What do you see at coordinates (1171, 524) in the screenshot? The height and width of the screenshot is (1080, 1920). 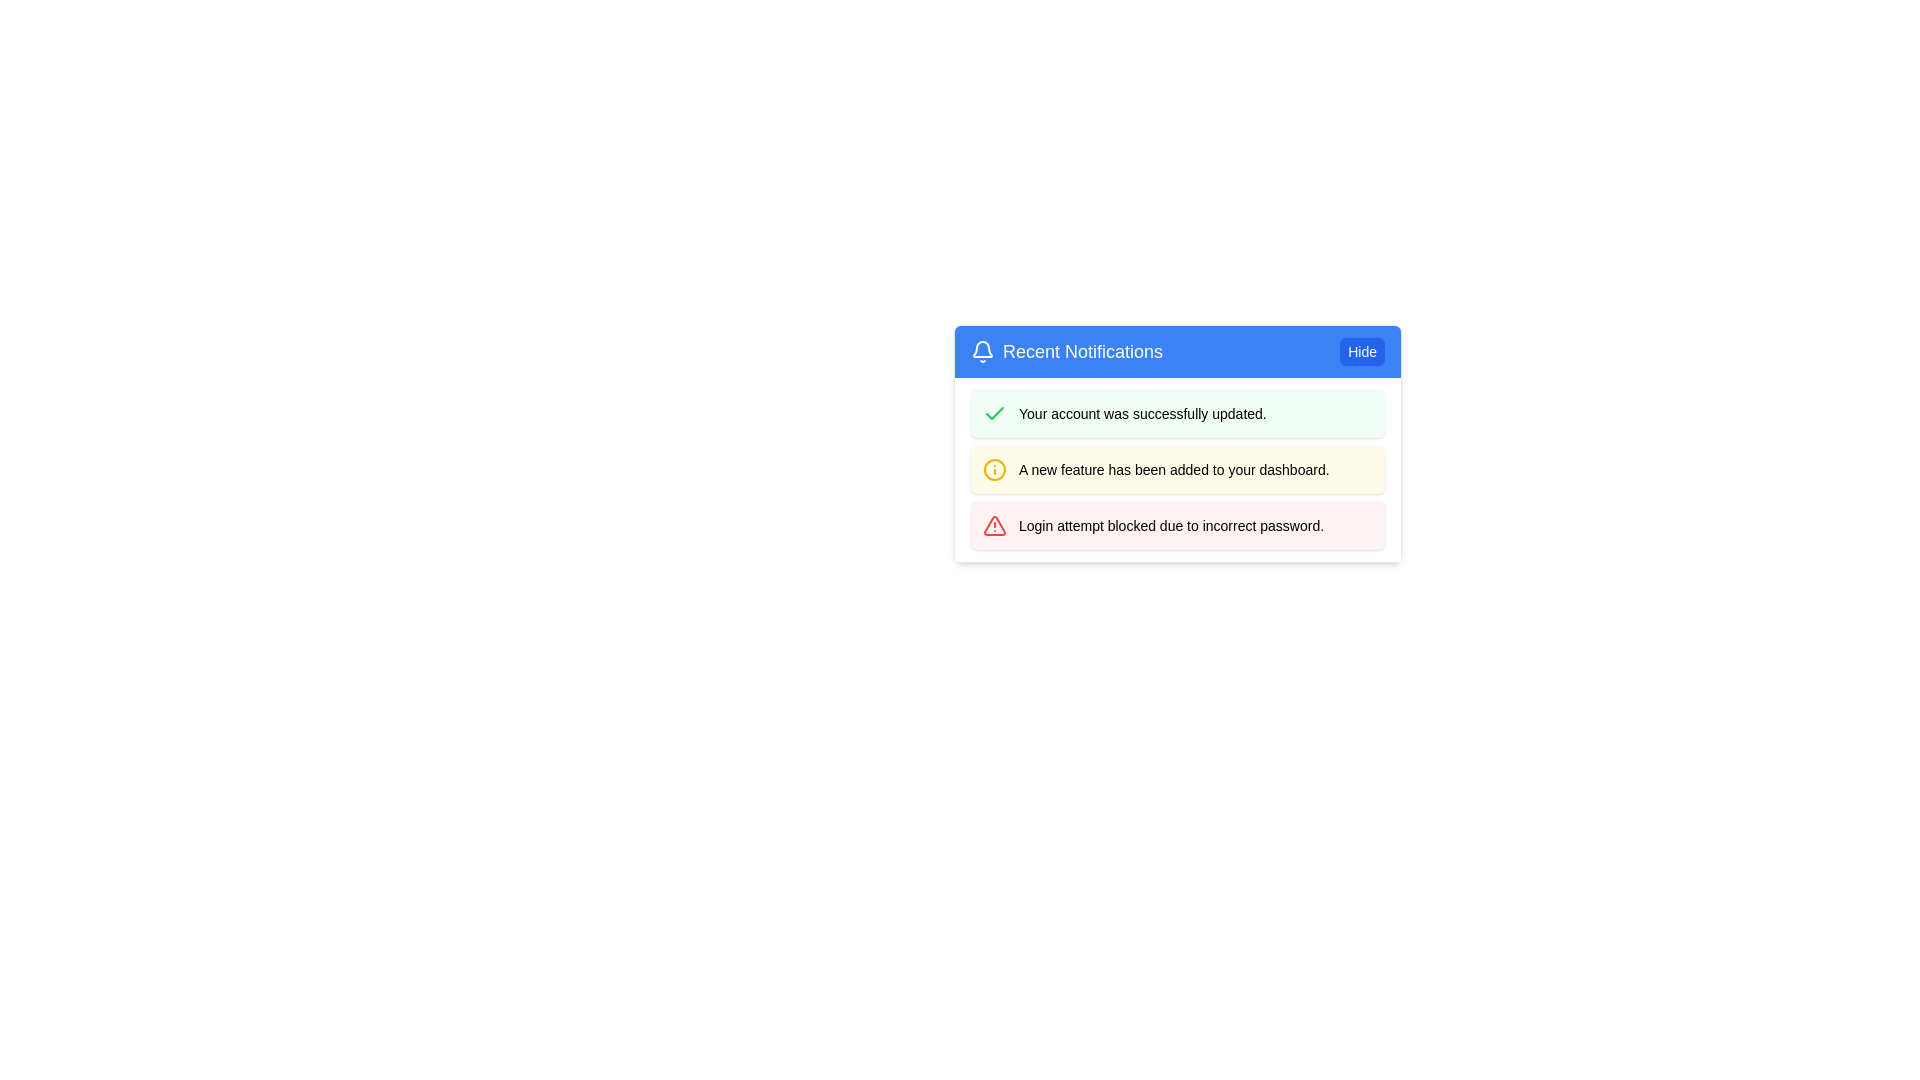 I see `static text element that displays the message 'Login attempt blocked due to incorrect password.' which is styled in a small font and located in a light red alert box at the bottom of the notifications list` at bounding box center [1171, 524].